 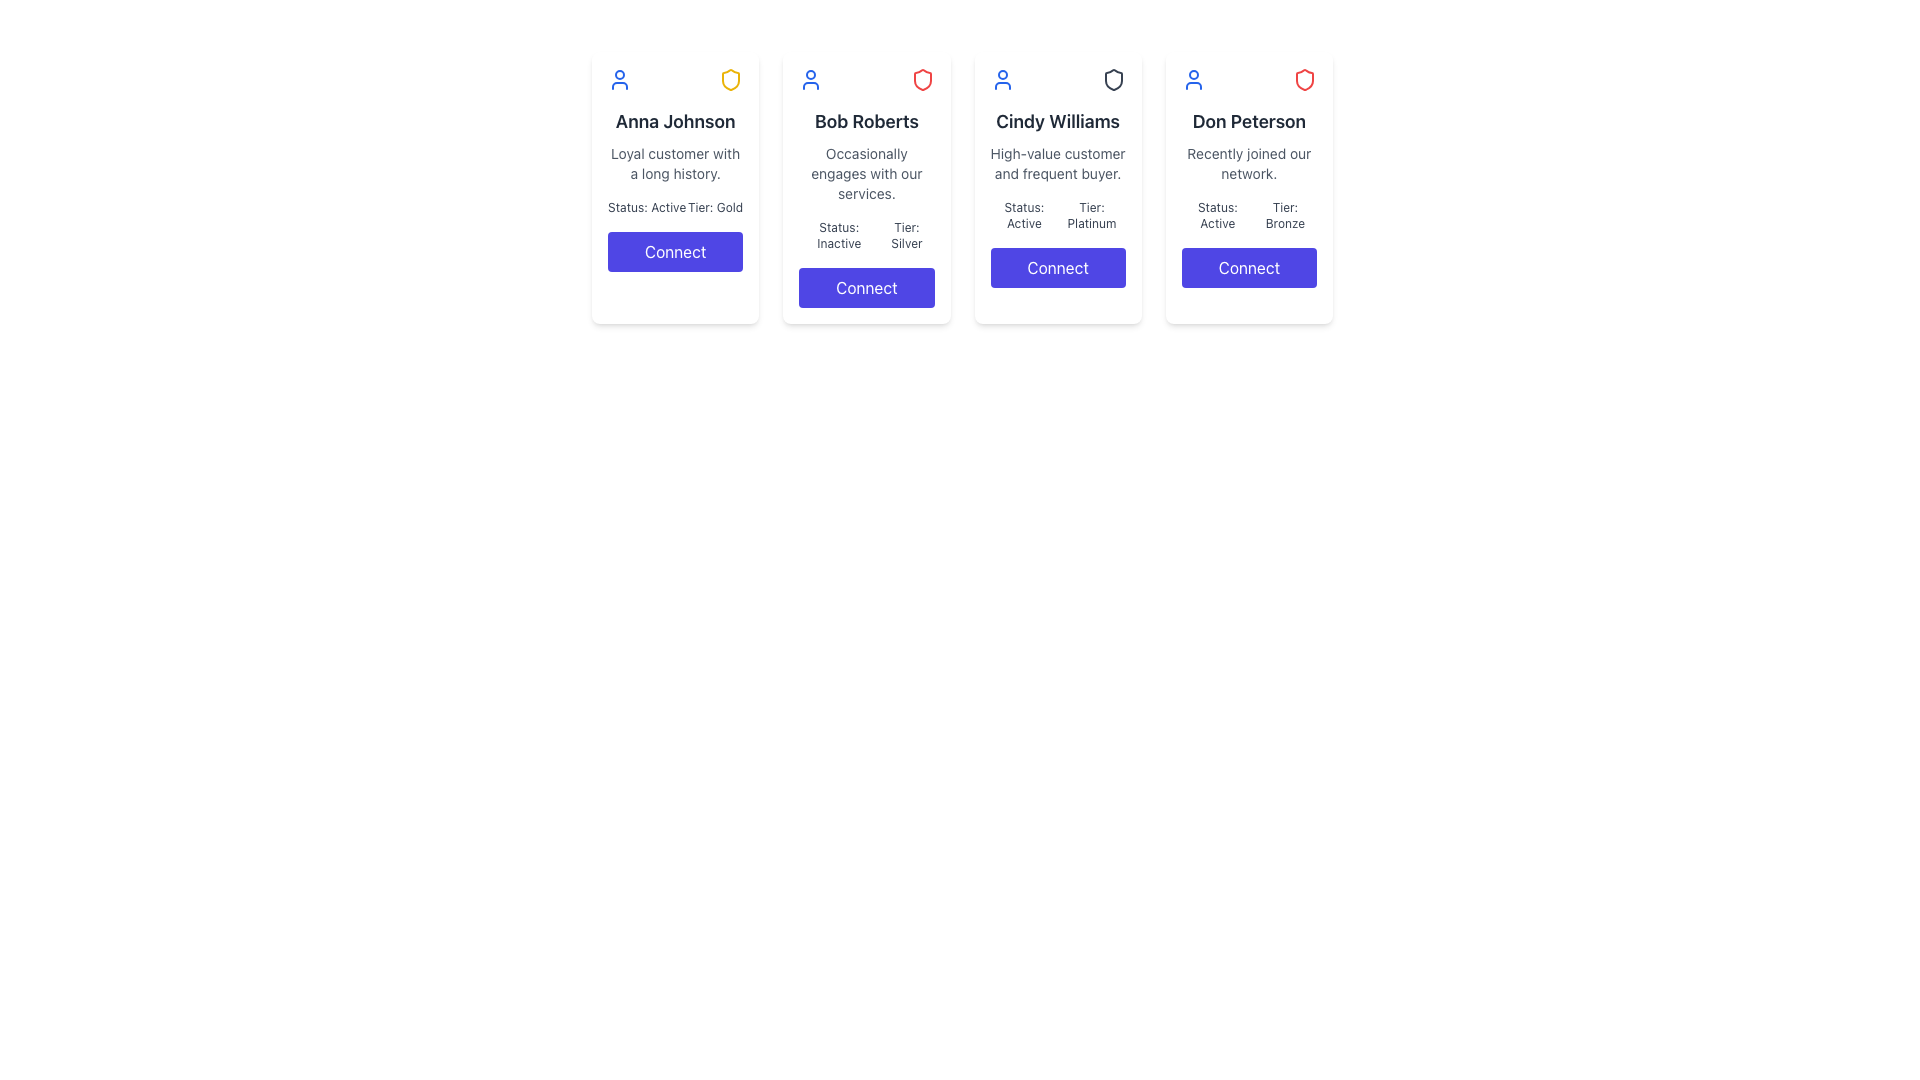 What do you see at coordinates (1248, 266) in the screenshot?
I see `the button located at the bottom of the user profile card labeled 'Don Peterson' to initiate a connection` at bounding box center [1248, 266].